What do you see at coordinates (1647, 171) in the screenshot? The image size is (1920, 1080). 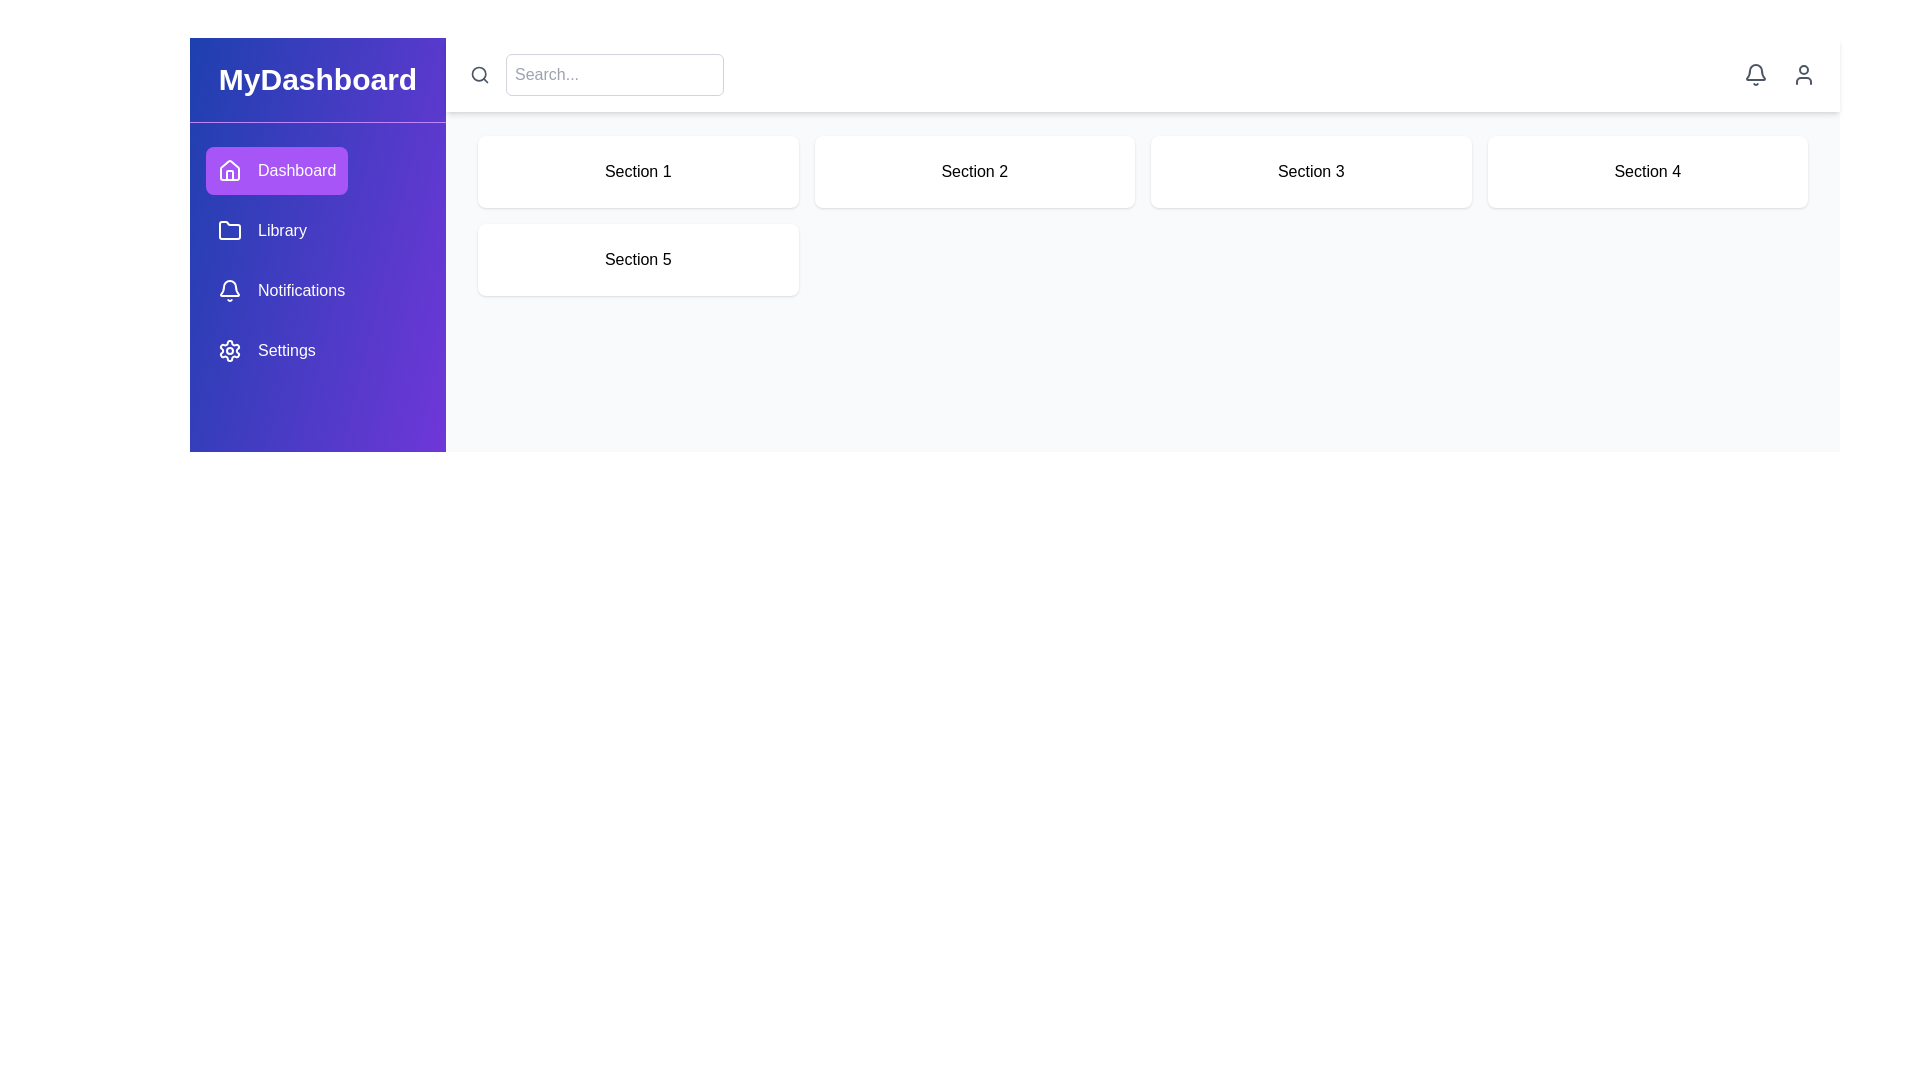 I see `the 'Section 4' card` at bounding box center [1647, 171].